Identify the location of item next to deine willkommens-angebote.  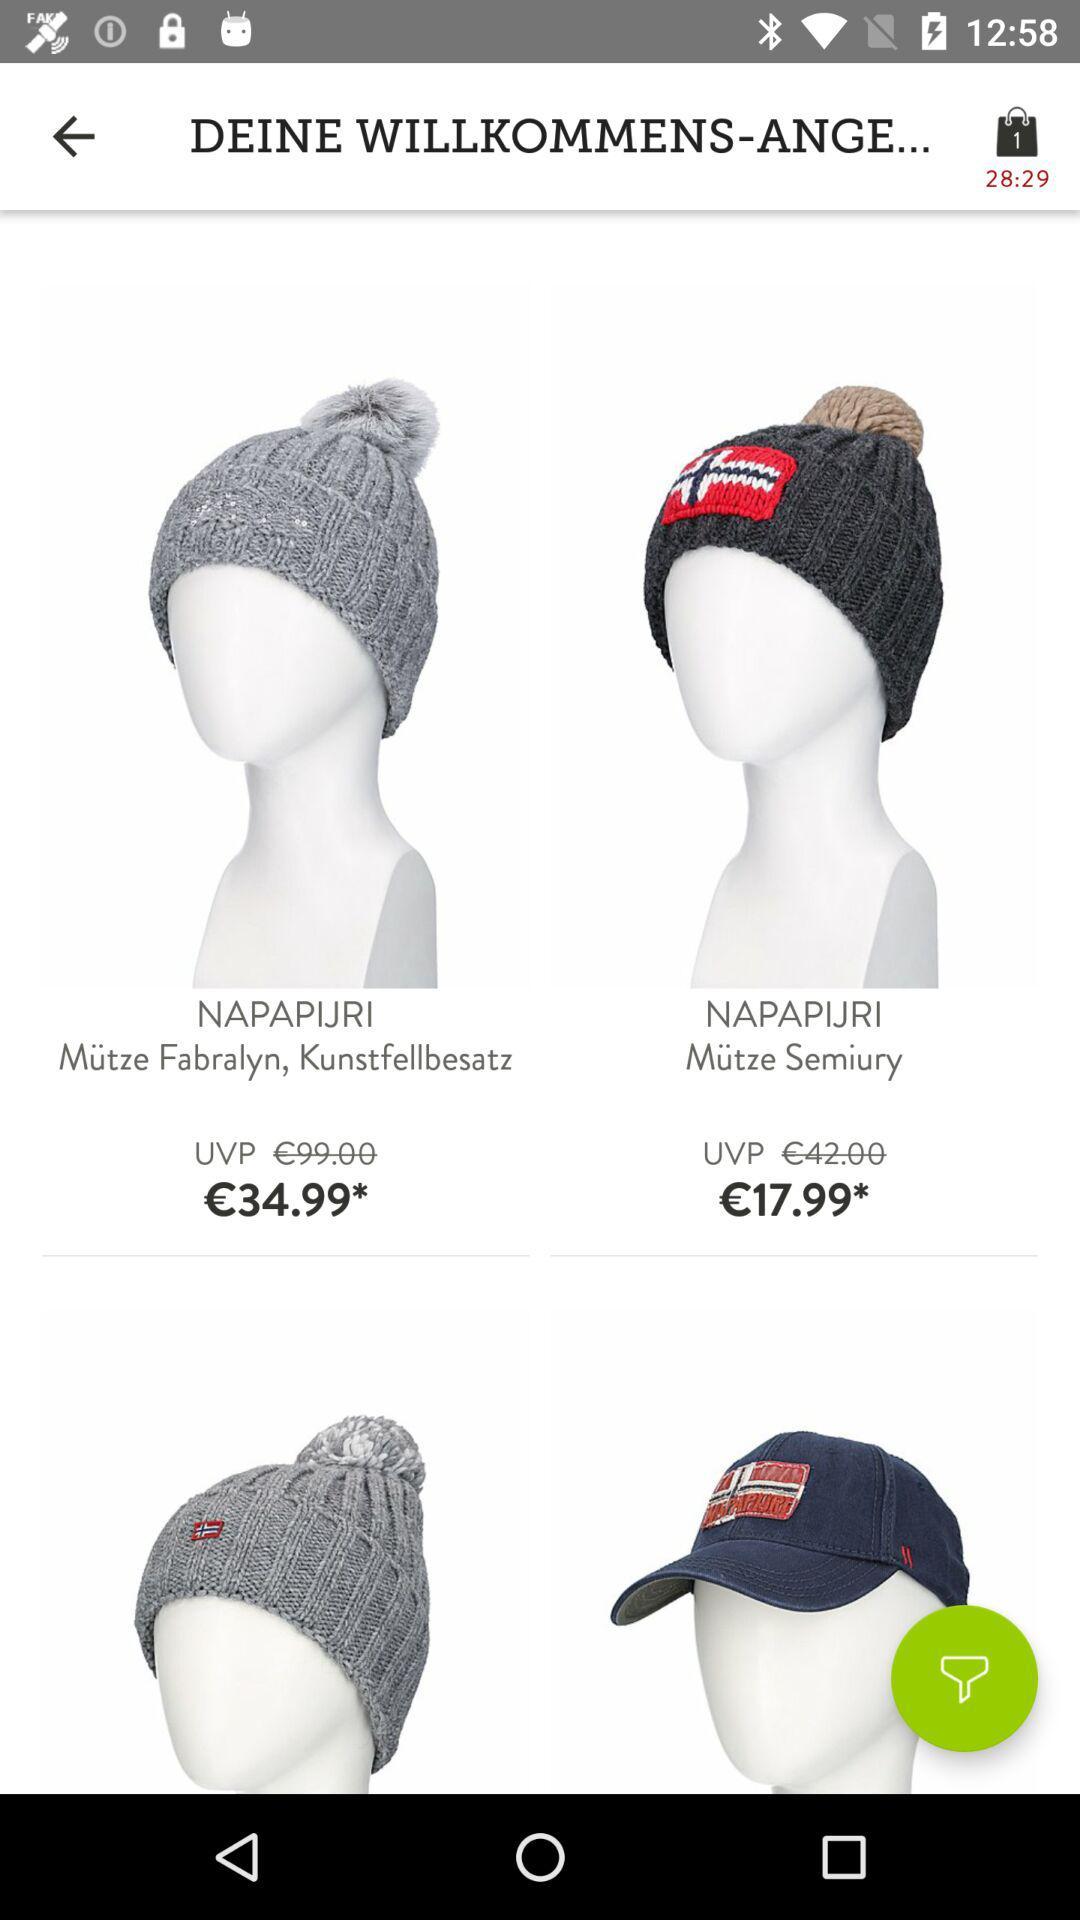
(72, 135).